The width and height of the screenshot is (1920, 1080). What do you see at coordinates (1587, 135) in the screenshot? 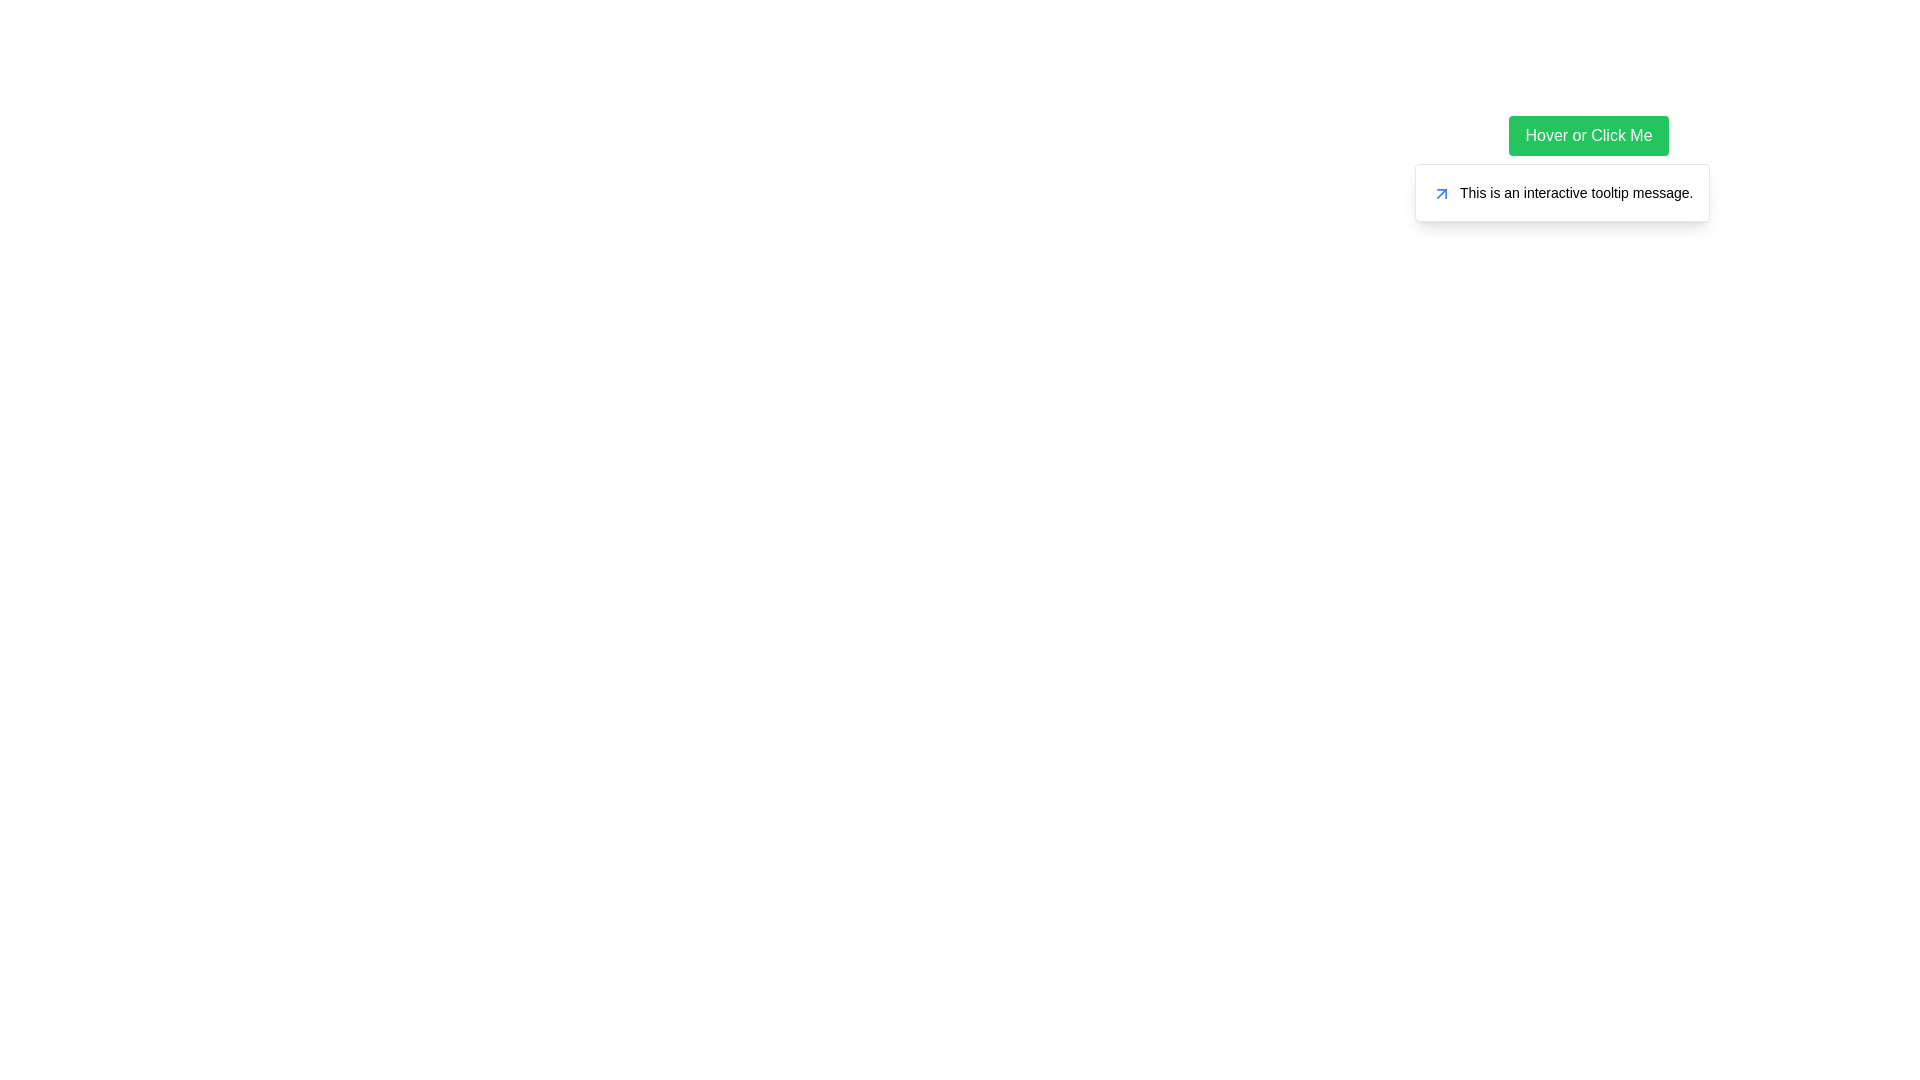
I see `the green button with white text that reads 'Hover or Click Me' located near the top-right section of the page` at bounding box center [1587, 135].